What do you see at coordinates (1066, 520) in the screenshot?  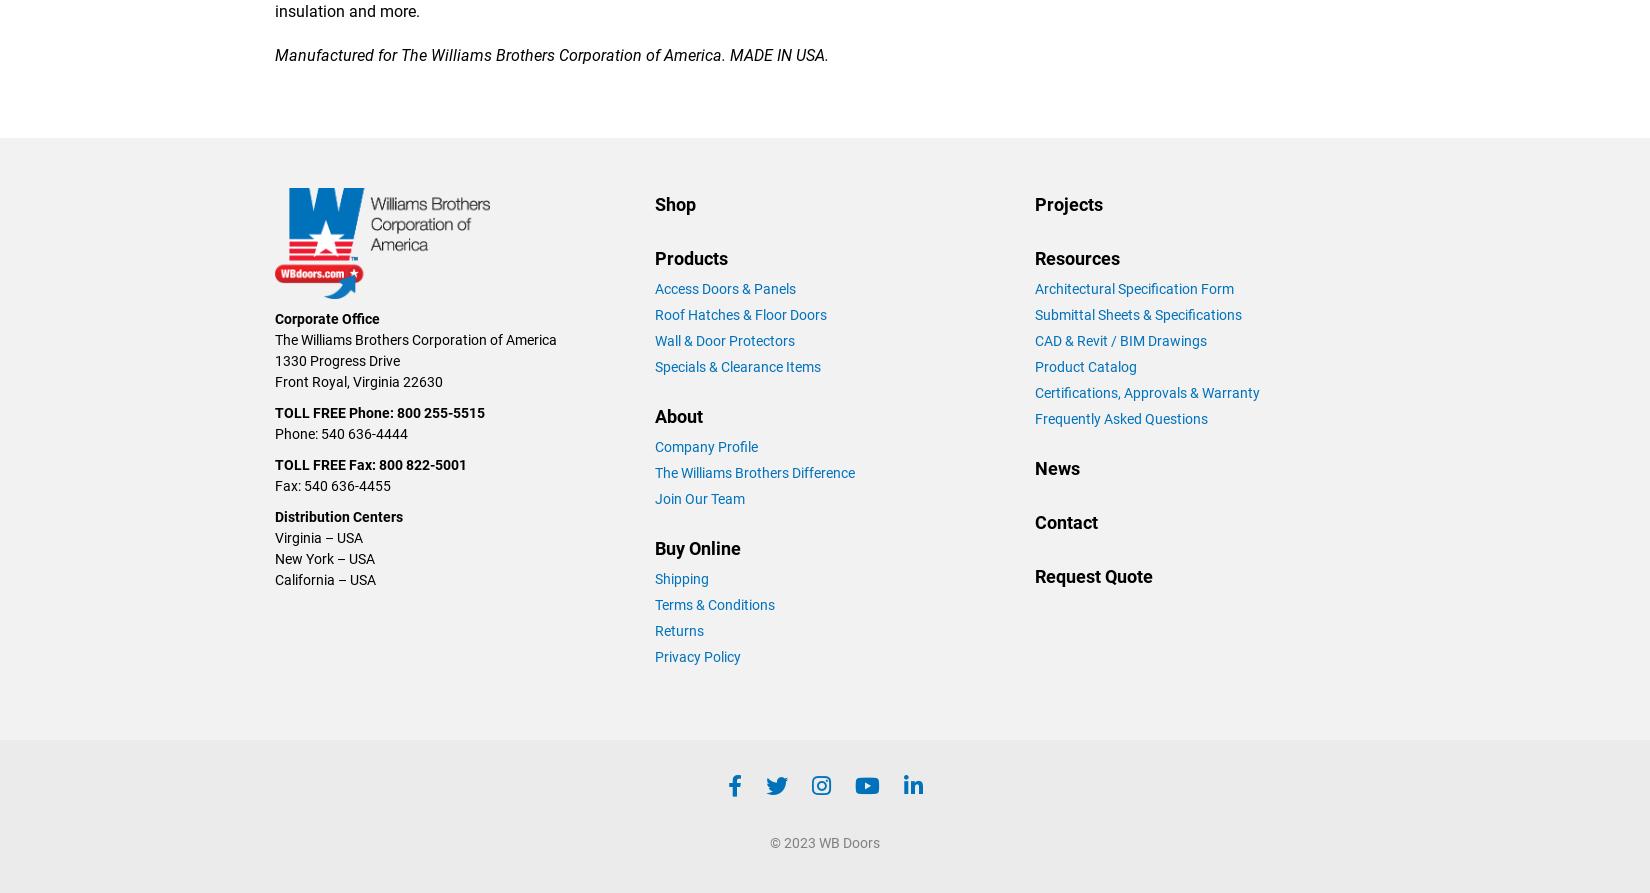 I see `'Contact'` at bounding box center [1066, 520].